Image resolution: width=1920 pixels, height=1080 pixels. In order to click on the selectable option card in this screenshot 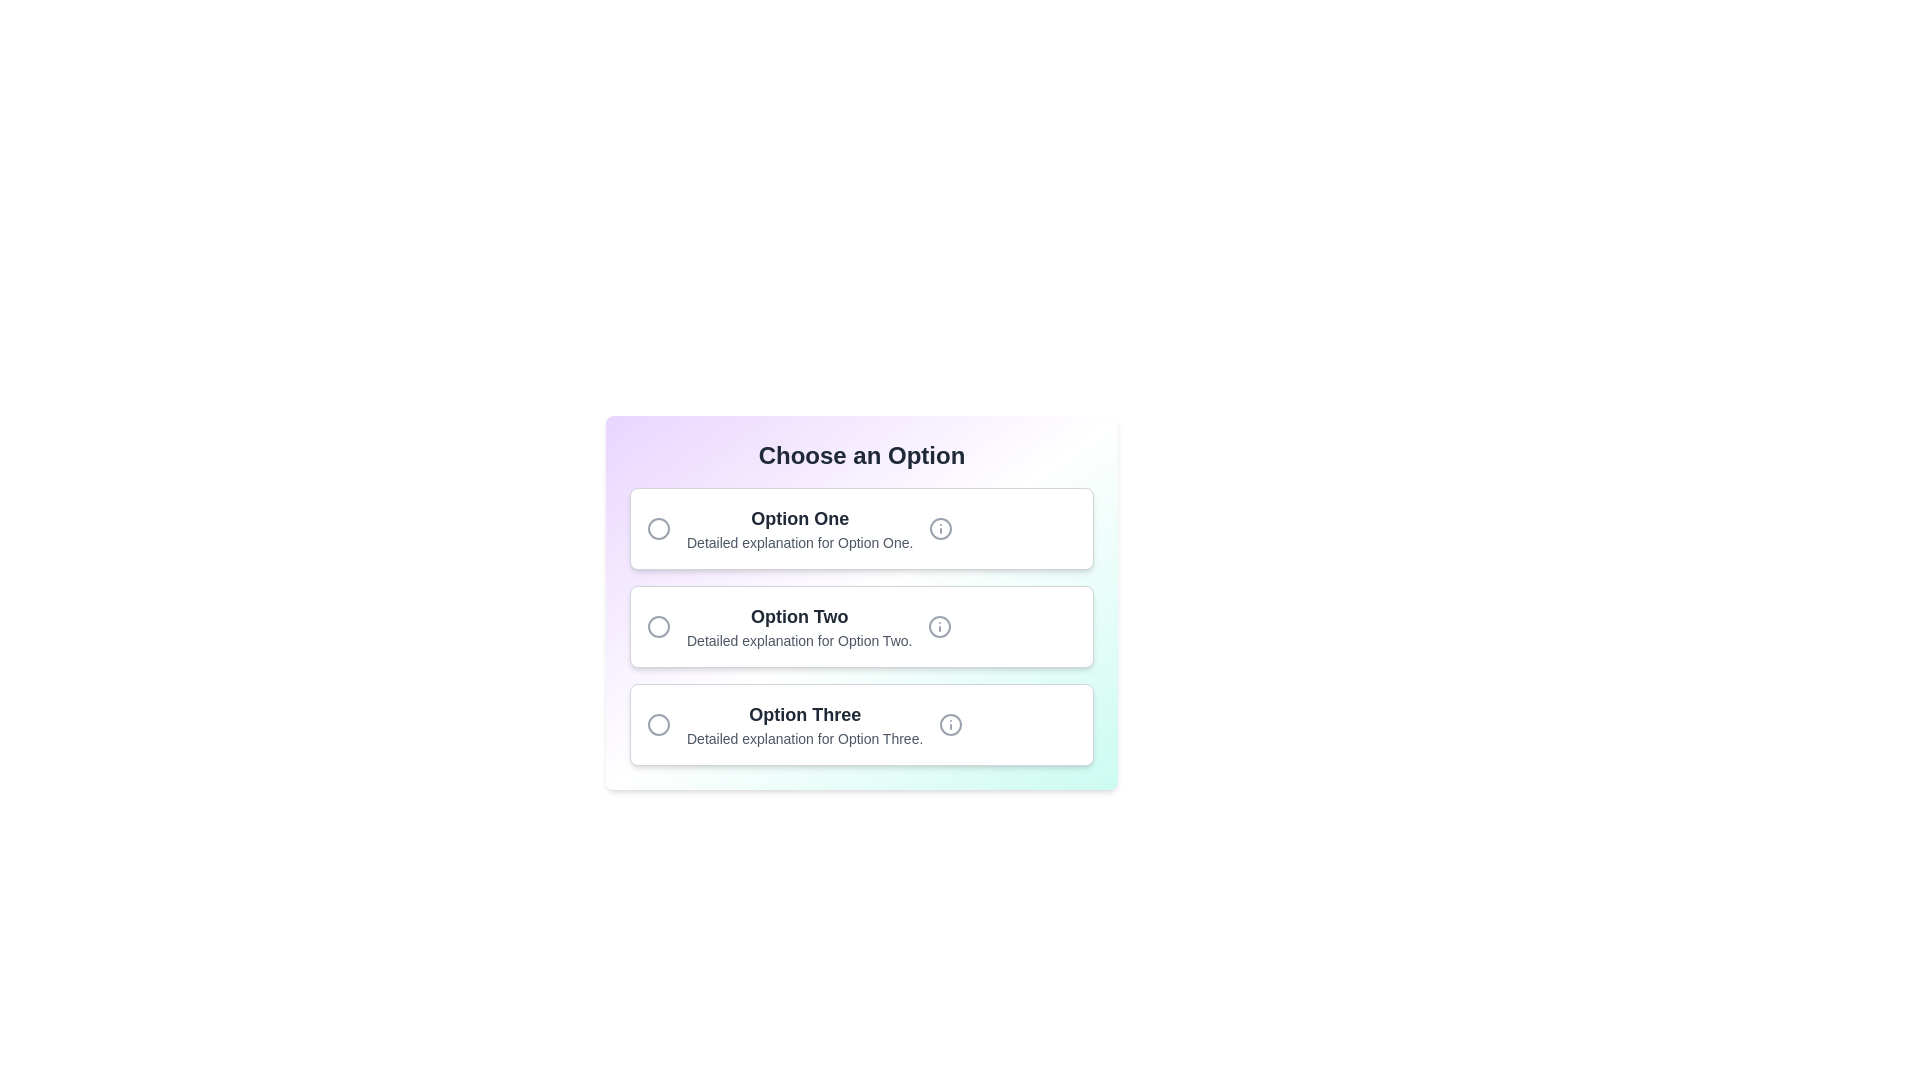, I will do `click(862, 626)`.